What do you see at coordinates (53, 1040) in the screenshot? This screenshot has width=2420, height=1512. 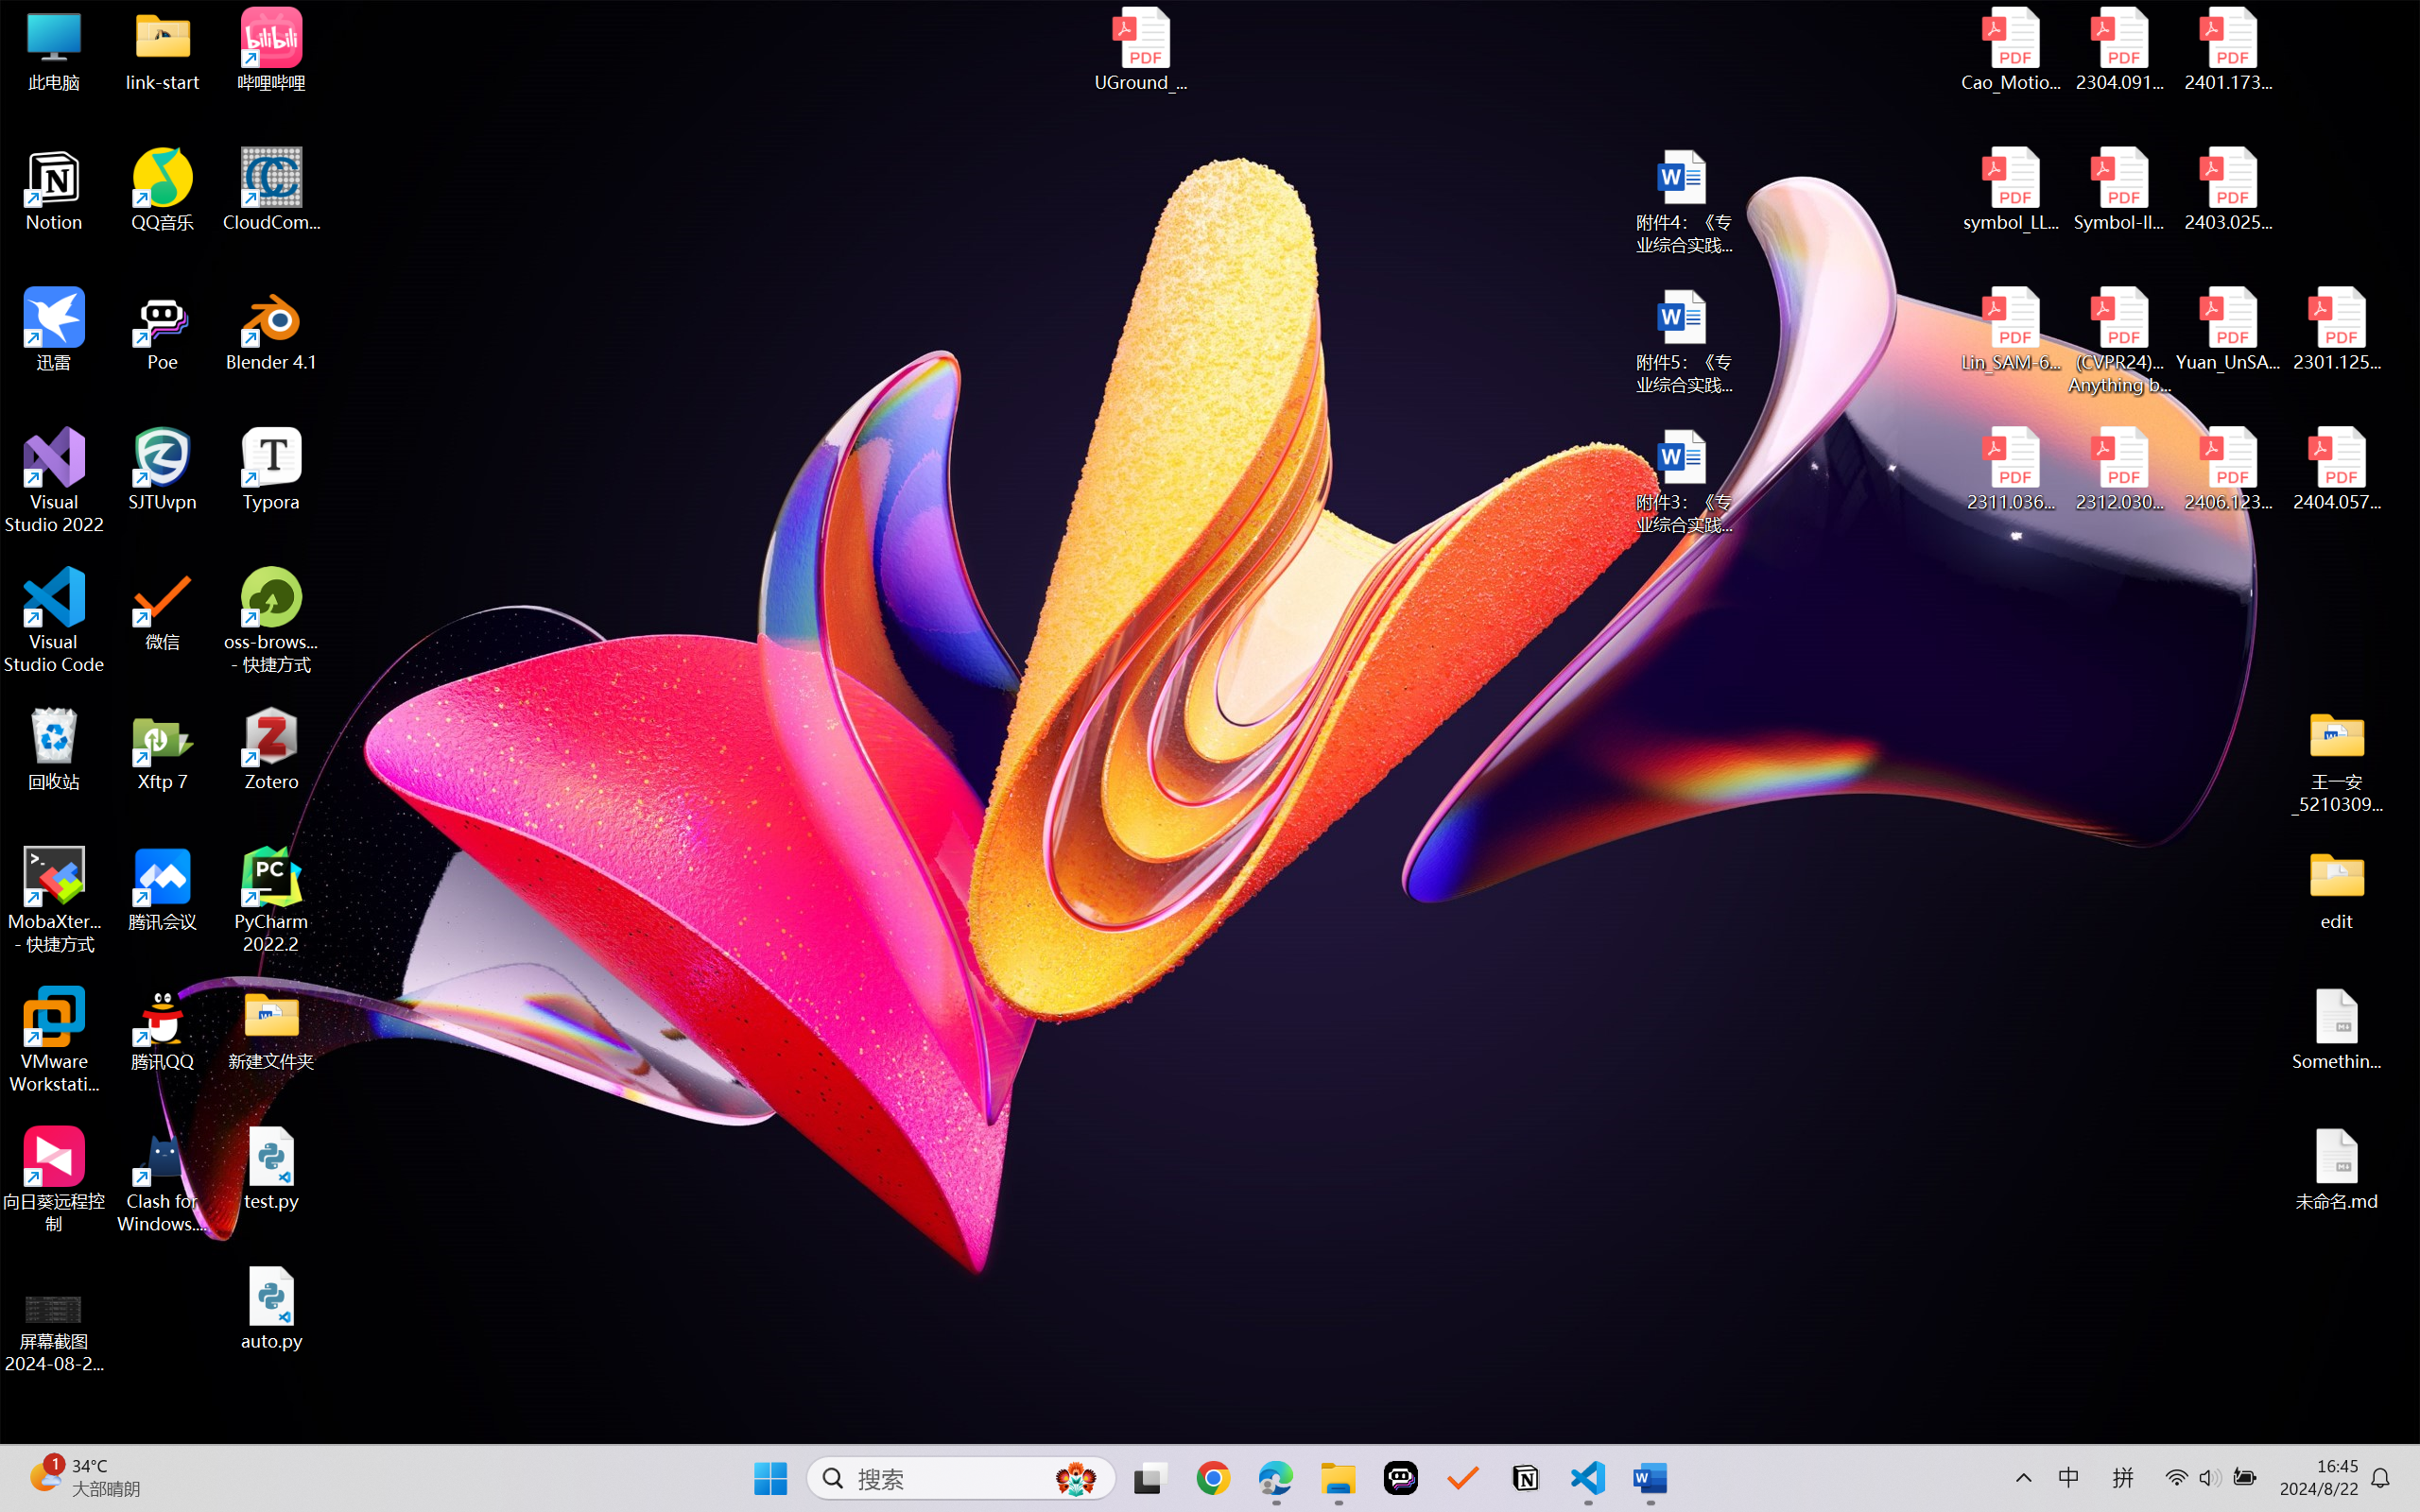 I see `'VMware Workstation Pro'` at bounding box center [53, 1040].